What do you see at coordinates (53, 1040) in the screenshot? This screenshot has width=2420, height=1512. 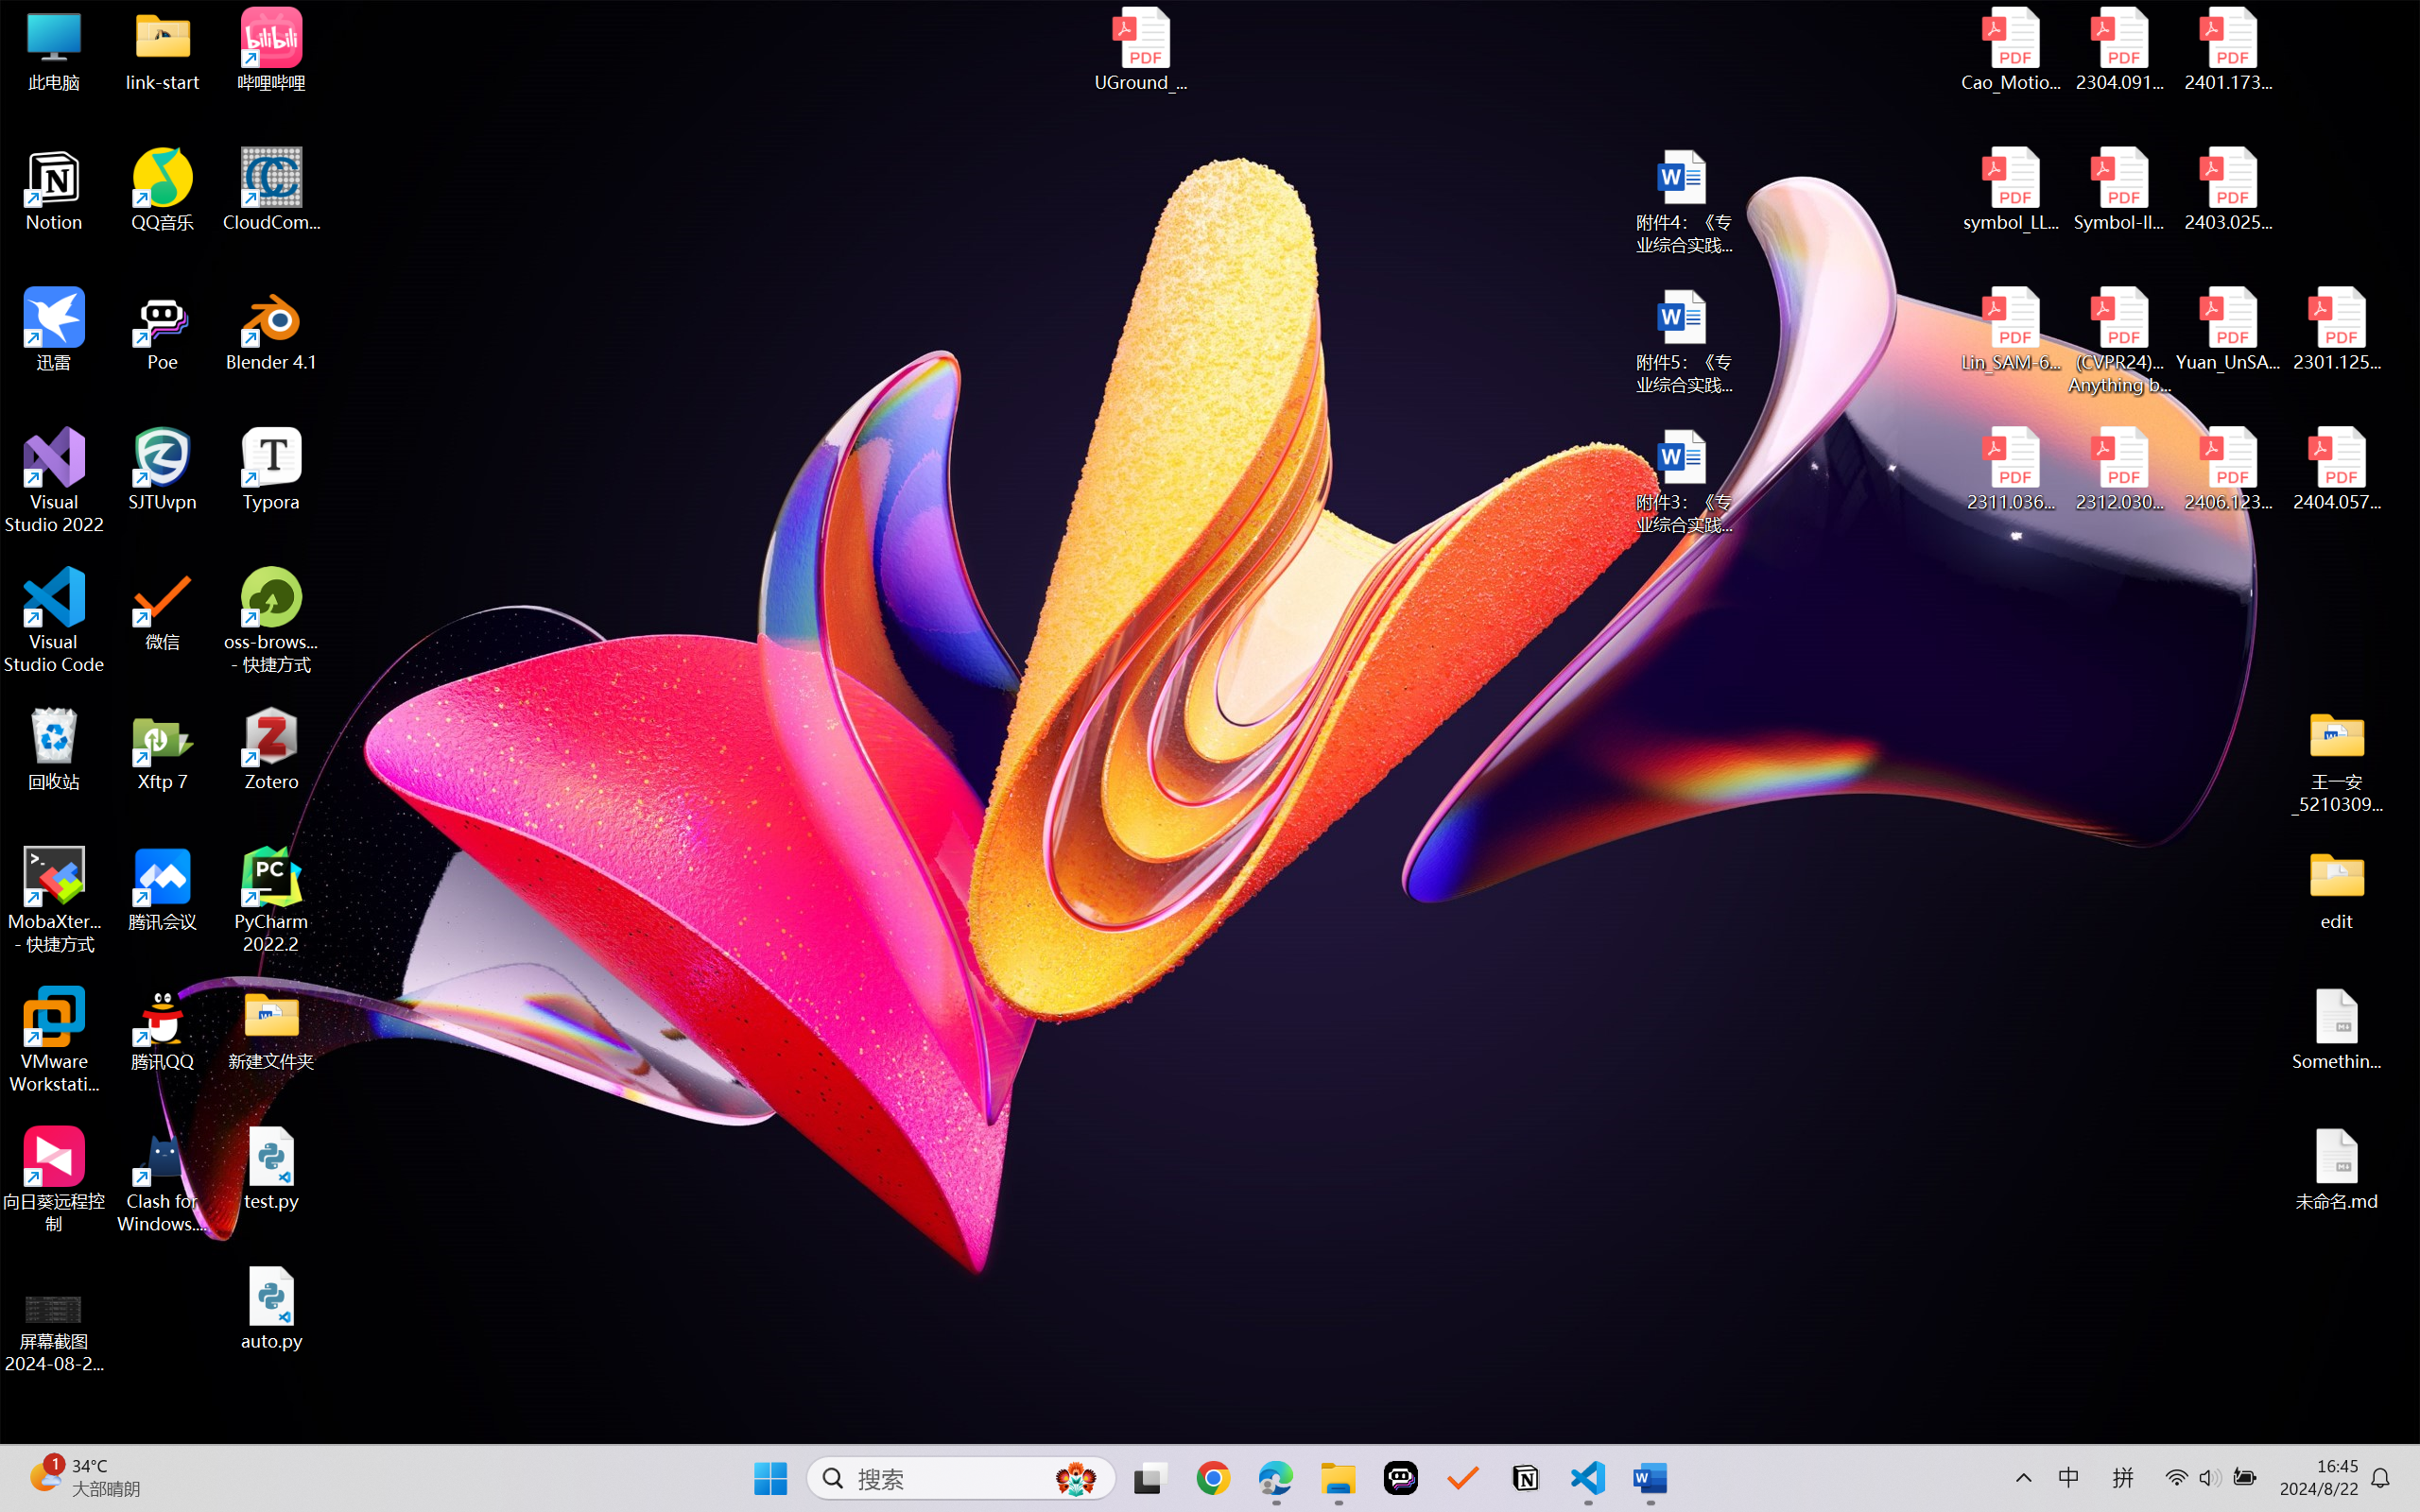 I see `'VMware Workstation Pro'` at bounding box center [53, 1040].